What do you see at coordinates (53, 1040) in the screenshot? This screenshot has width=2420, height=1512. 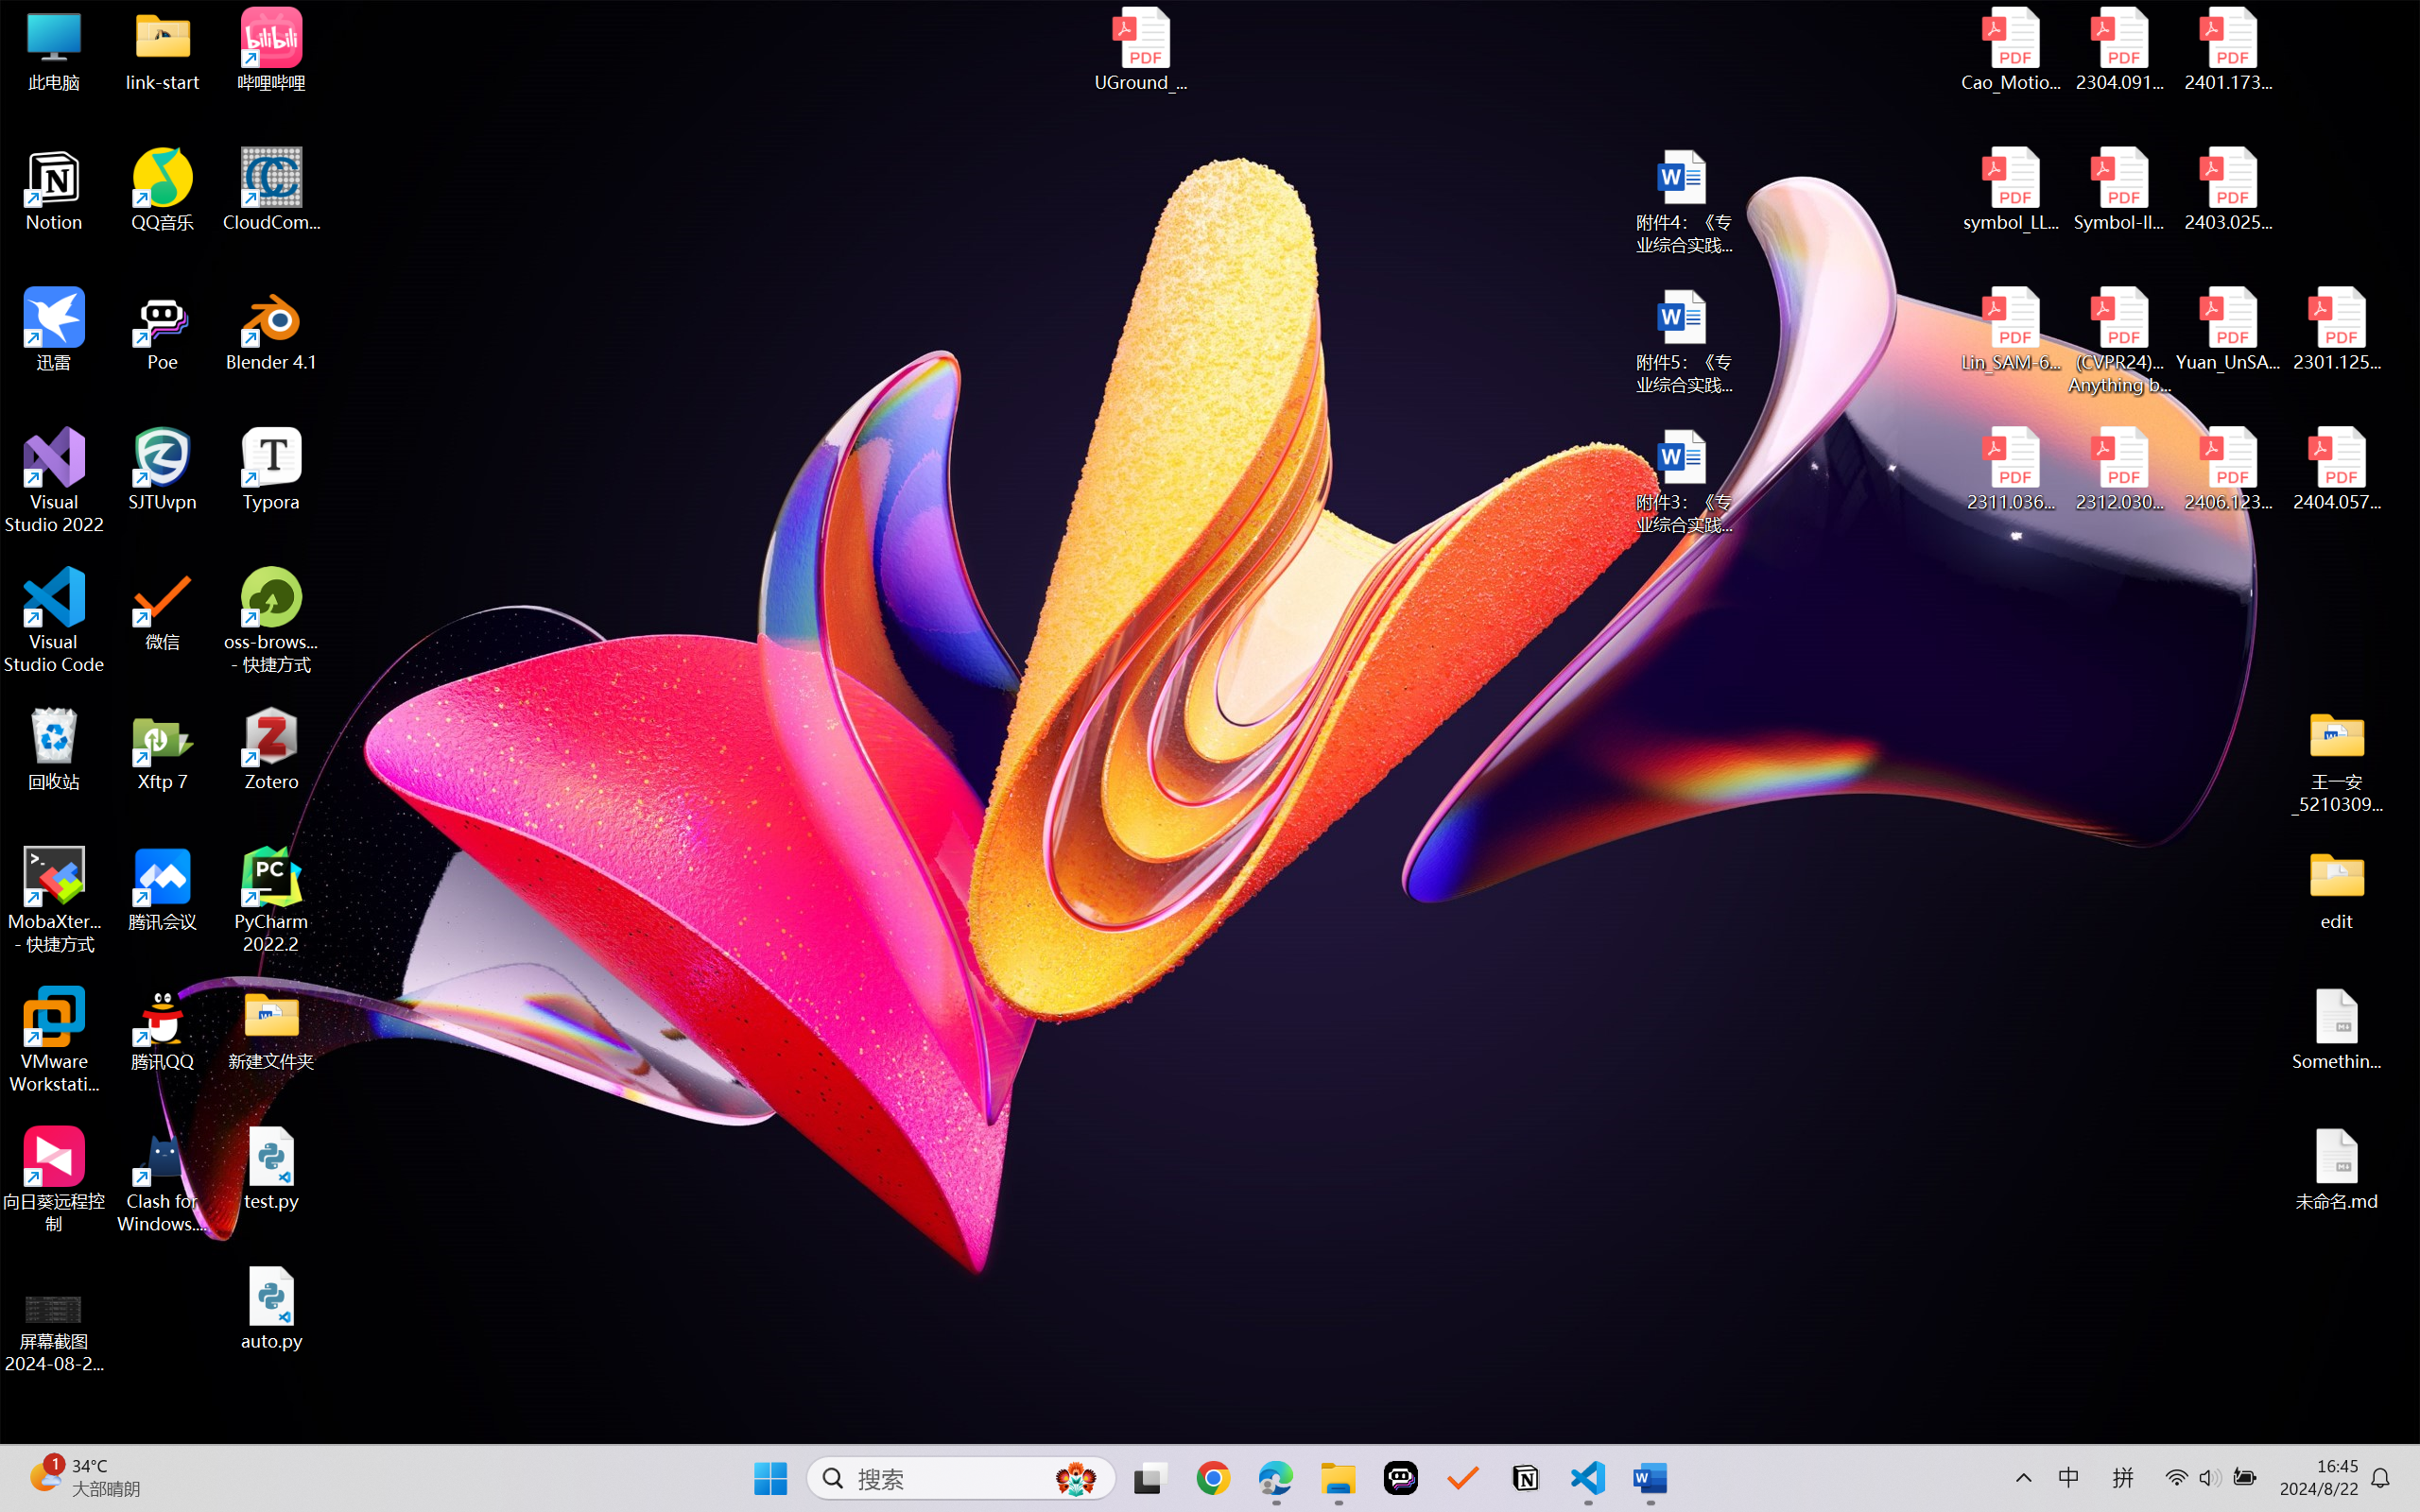 I see `'VMware Workstation Pro'` at bounding box center [53, 1040].